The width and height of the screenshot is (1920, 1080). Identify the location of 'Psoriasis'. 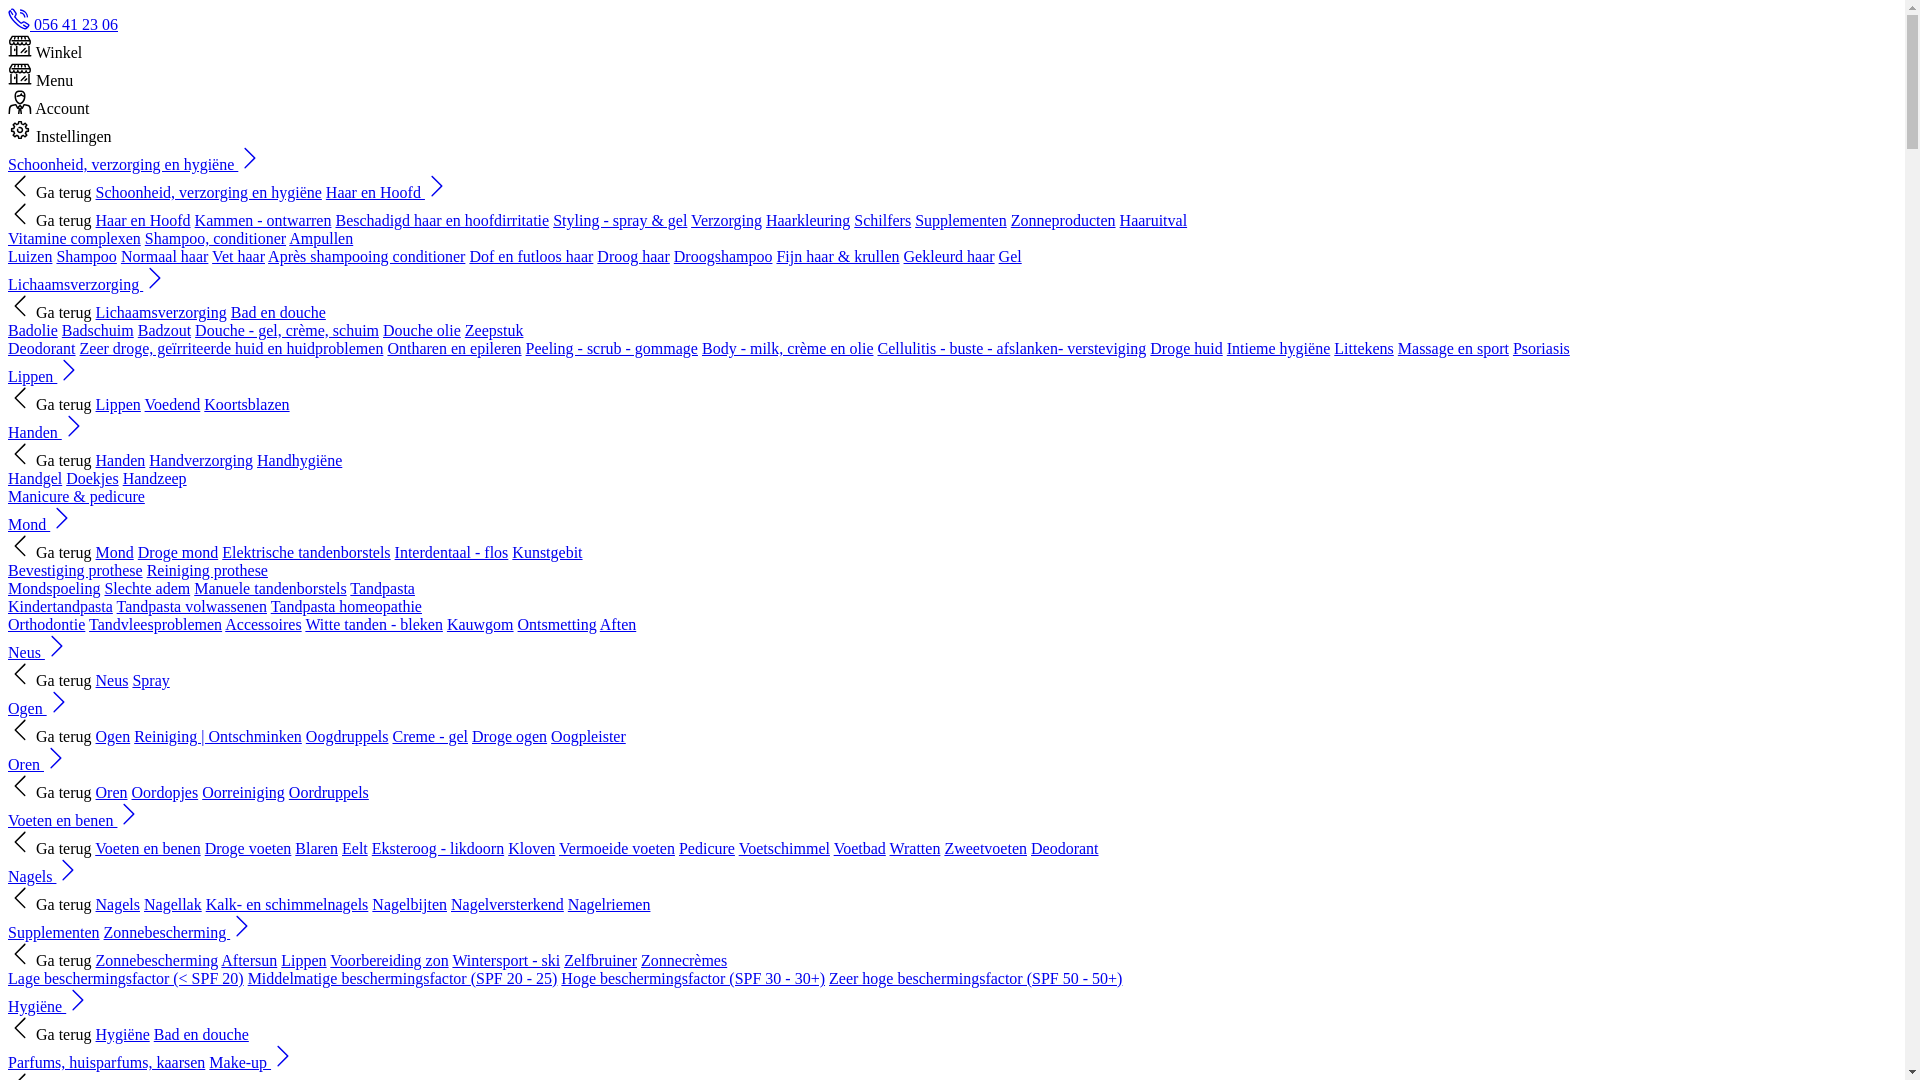
(1540, 347).